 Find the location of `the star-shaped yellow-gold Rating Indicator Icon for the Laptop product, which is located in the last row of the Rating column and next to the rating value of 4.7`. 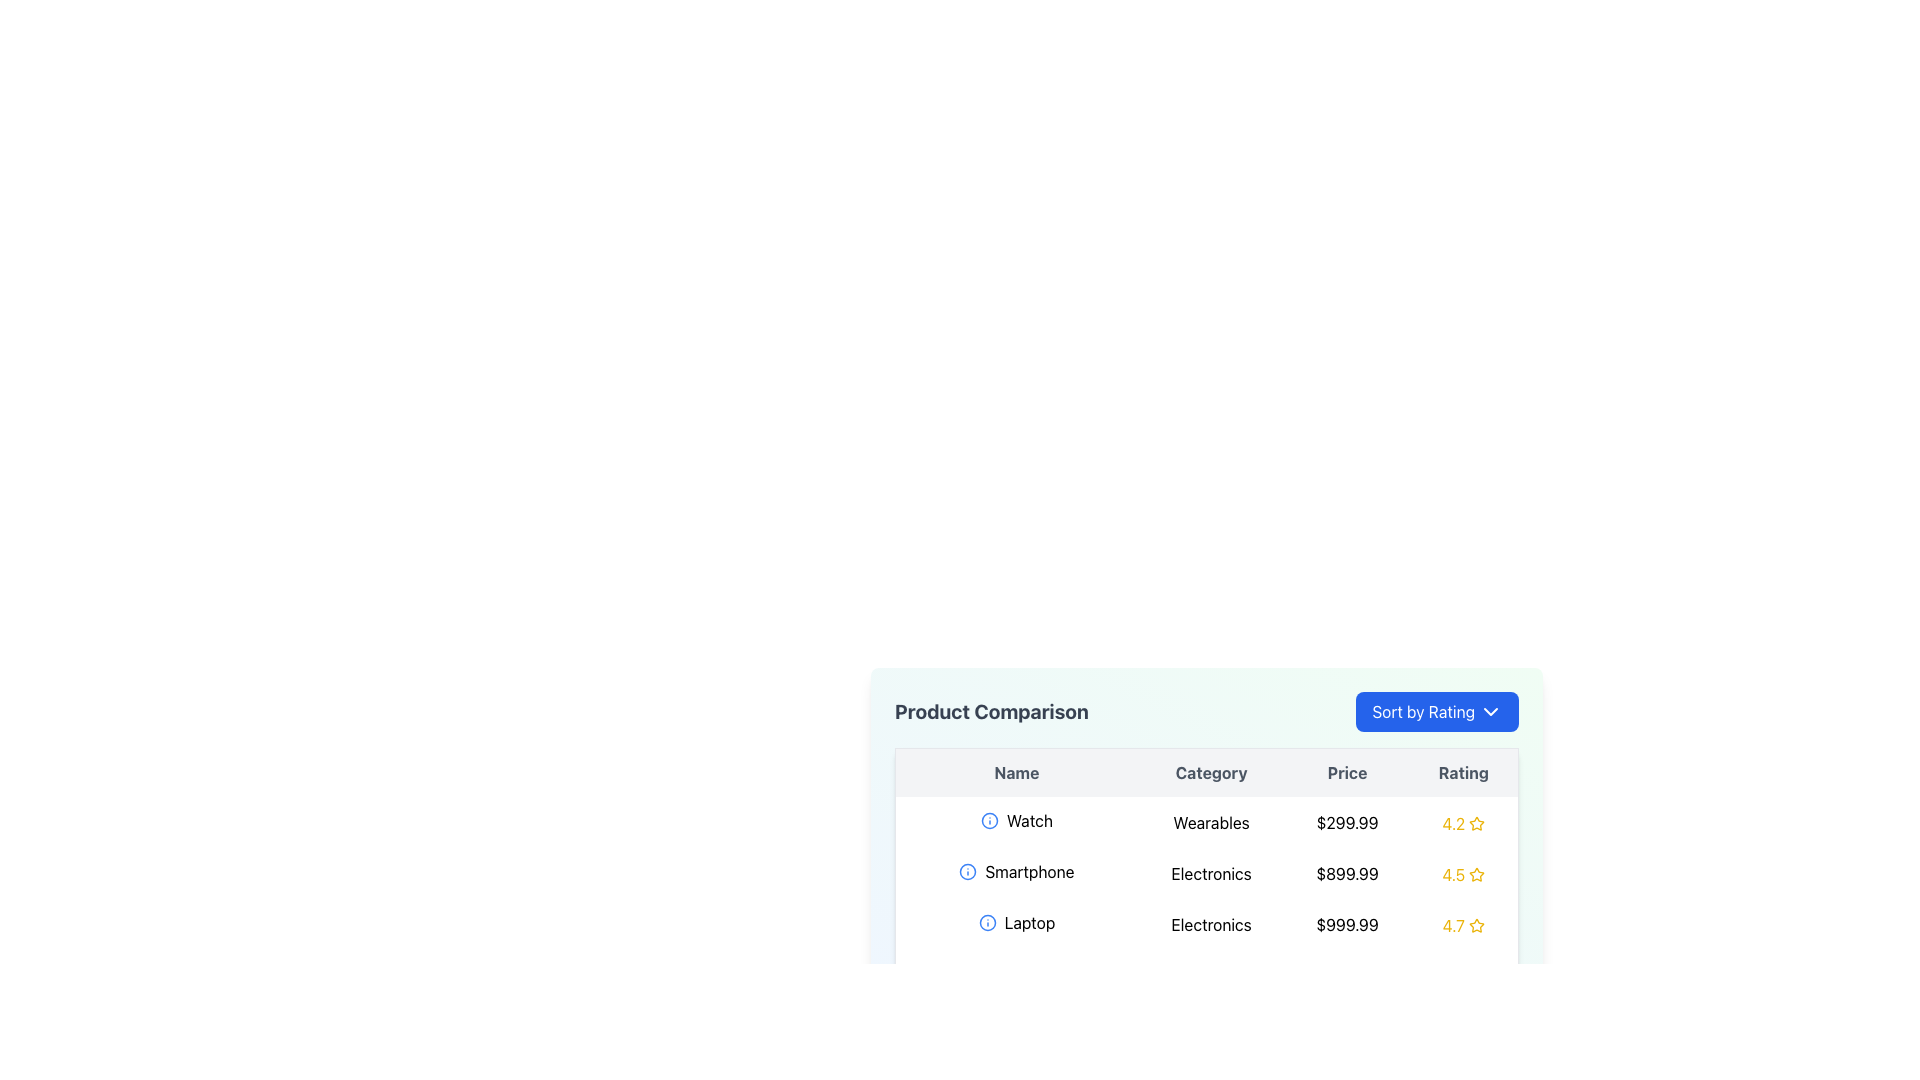

the star-shaped yellow-gold Rating Indicator Icon for the Laptop product, which is located in the last row of the Rating column and next to the rating value of 4.7 is located at coordinates (1476, 925).